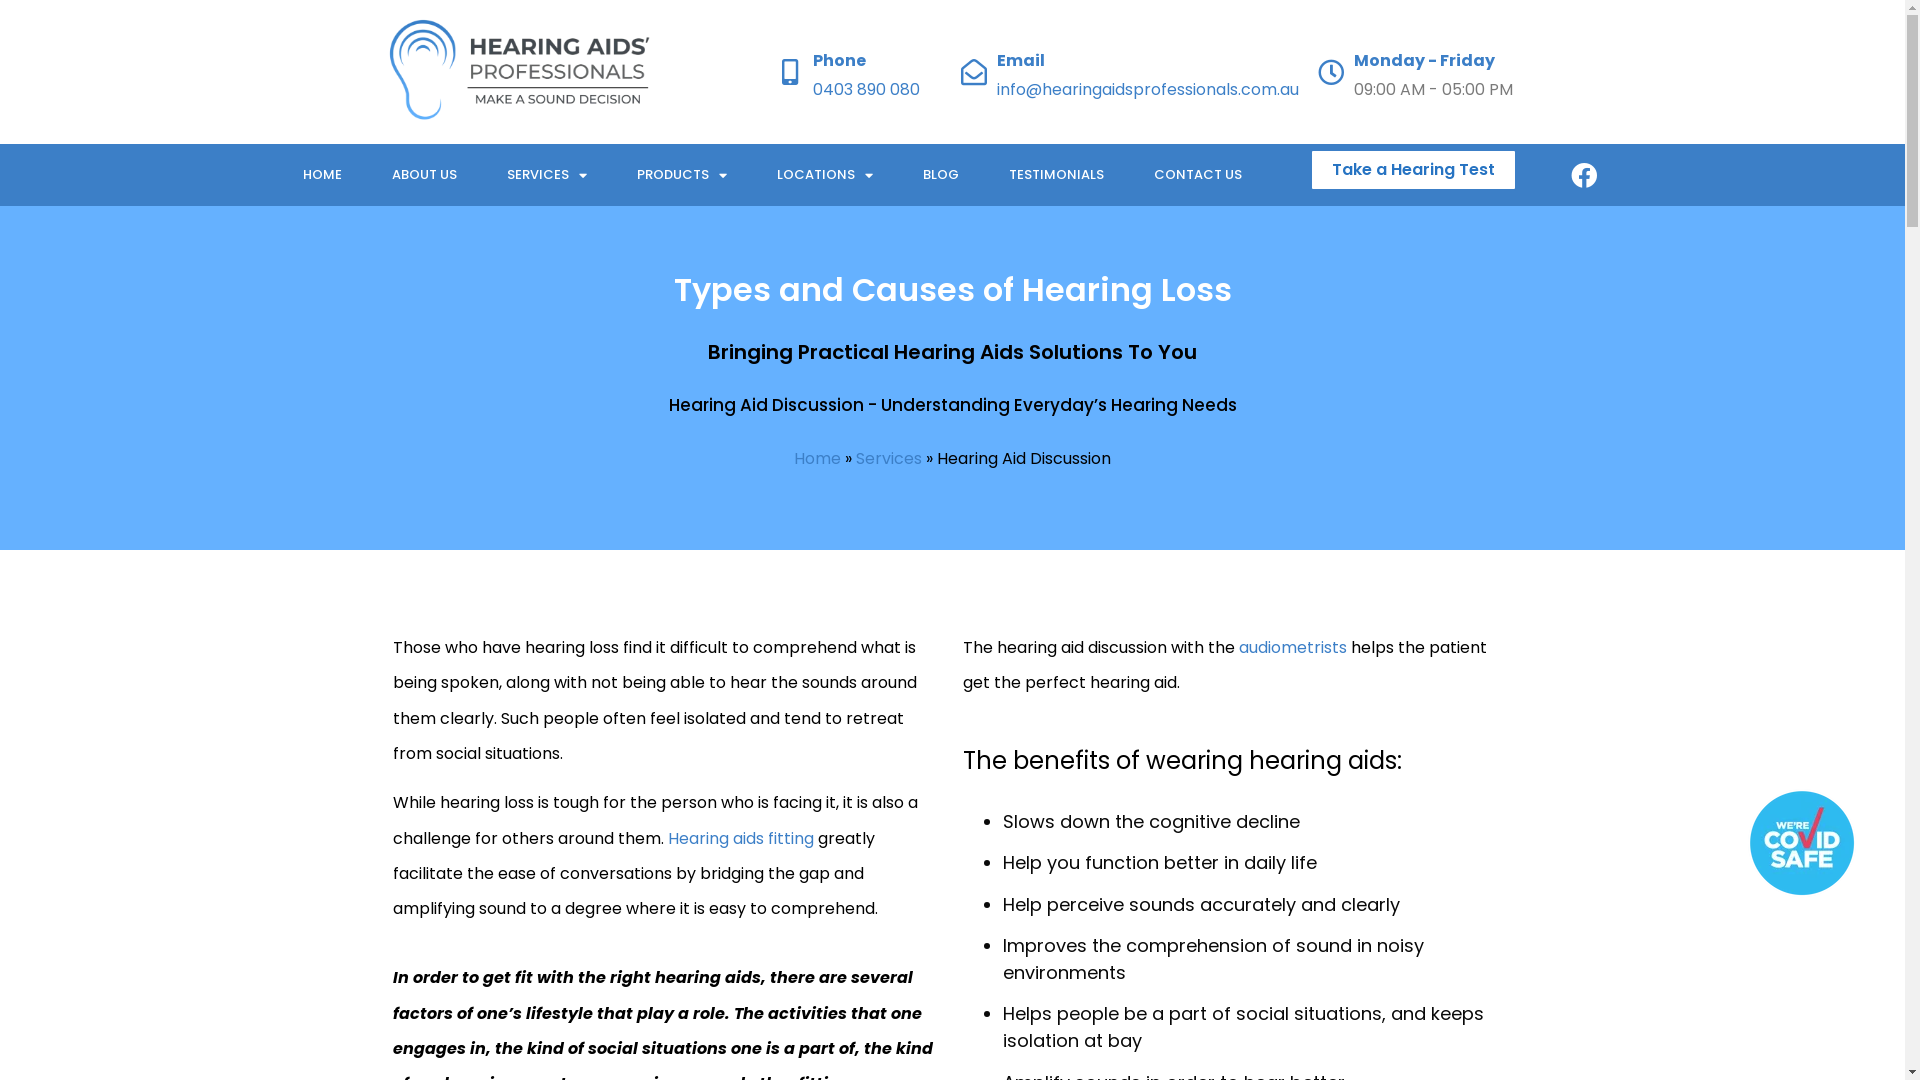 This screenshot has height=1080, width=1920. I want to click on 'TESTIMONIALS', so click(1055, 173).